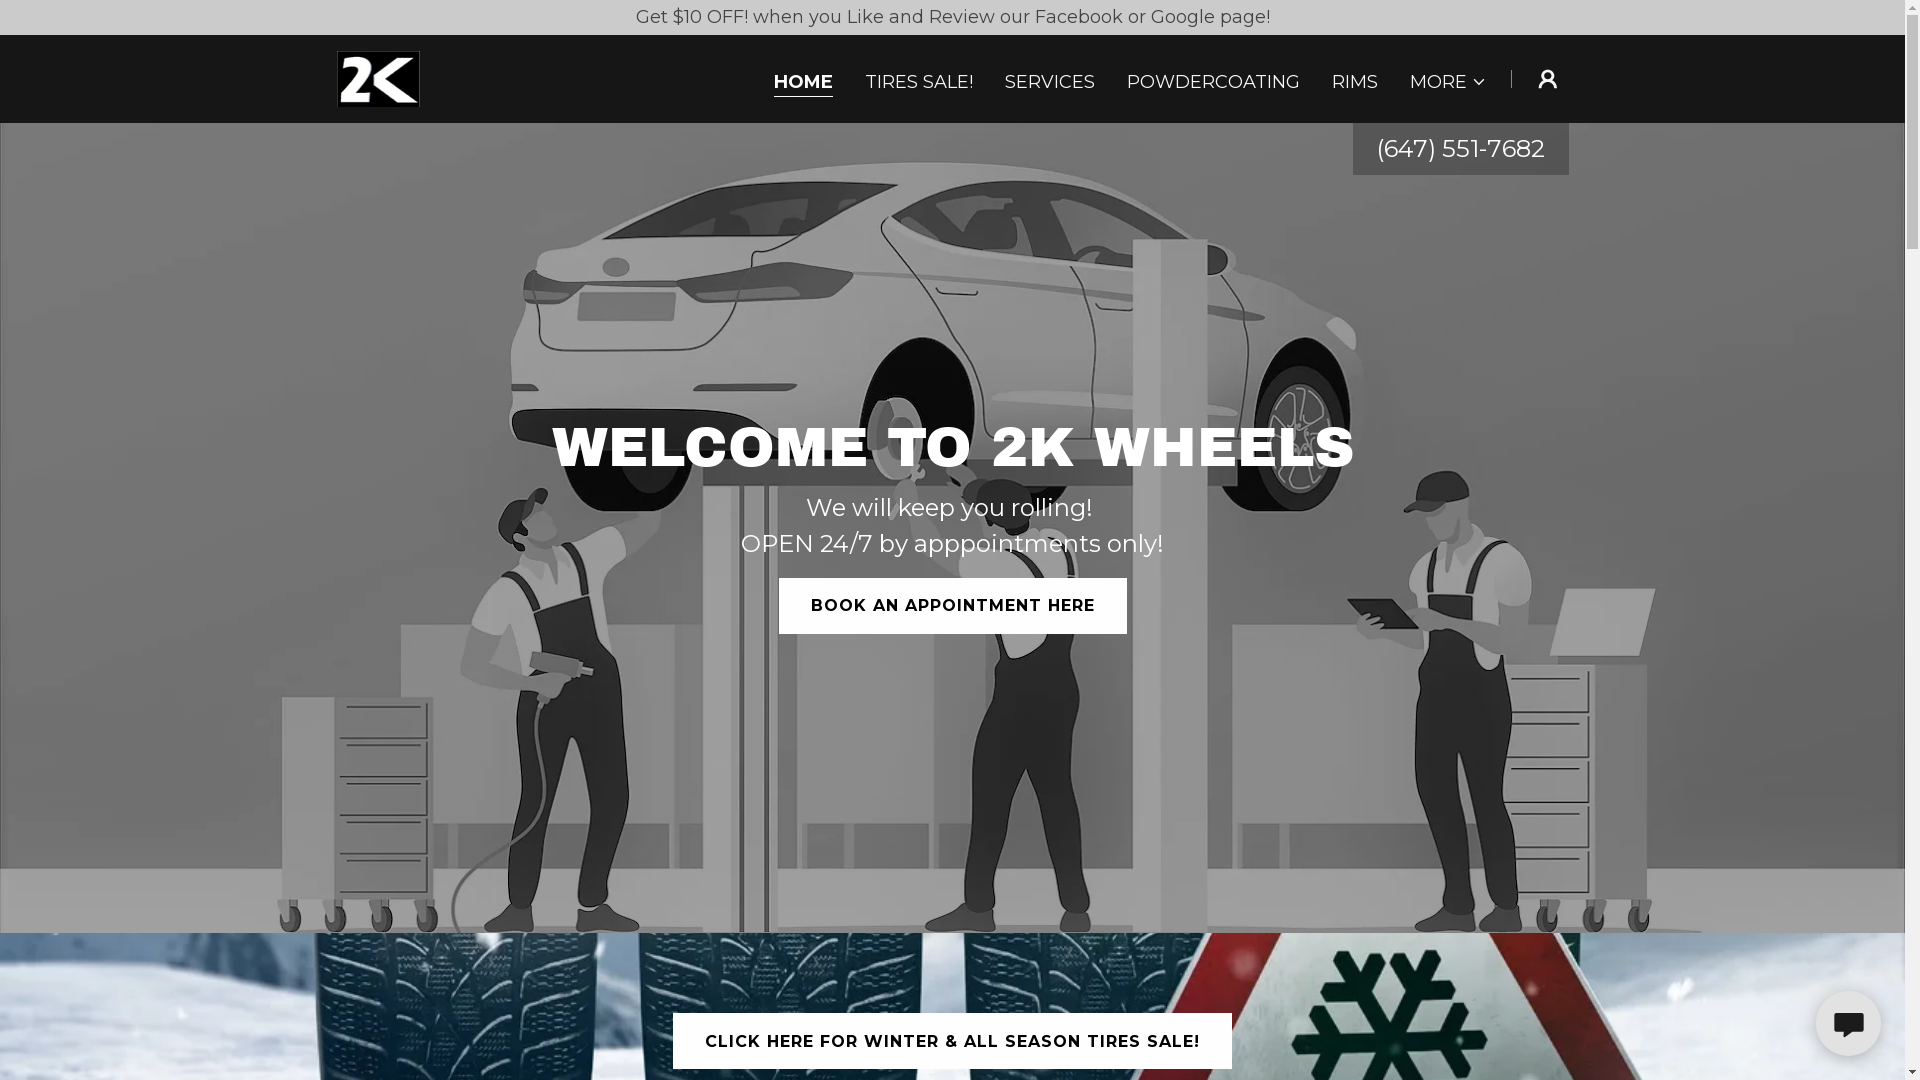 The width and height of the screenshot is (1920, 1080). What do you see at coordinates (1049, 80) in the screenshot?
I see `'SERVICES'` at bounding box center [1049, 80].